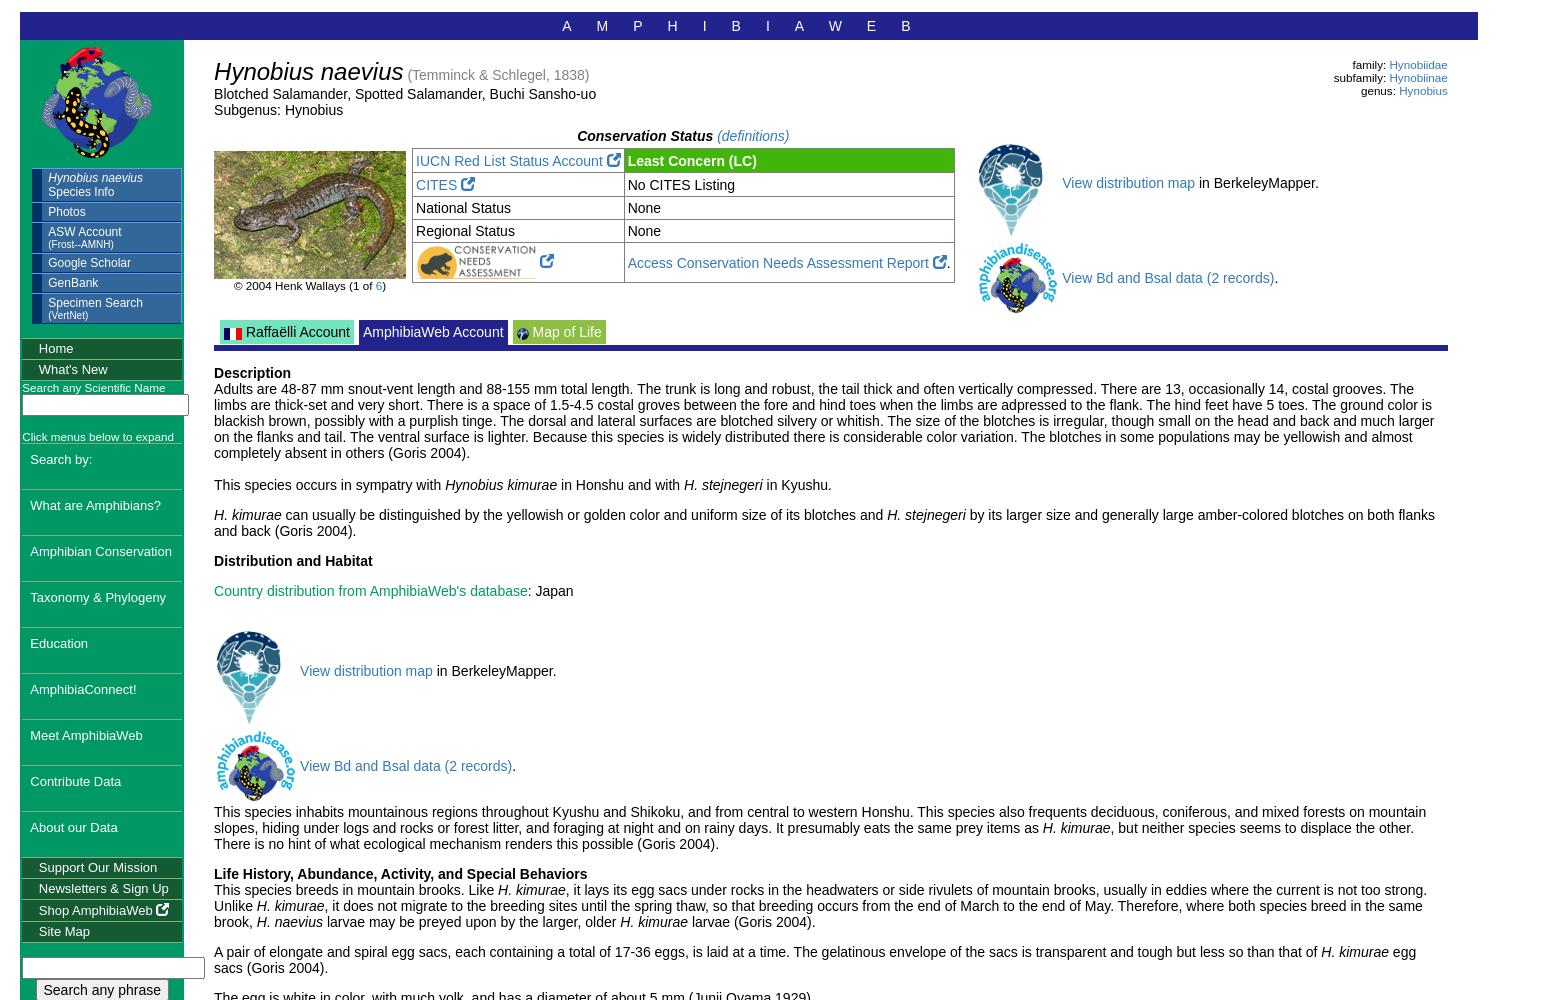 Image resolution: width=1550 pixels, height=1000 pixels. I want to click on 'Google Scholar', so click(88, 262).